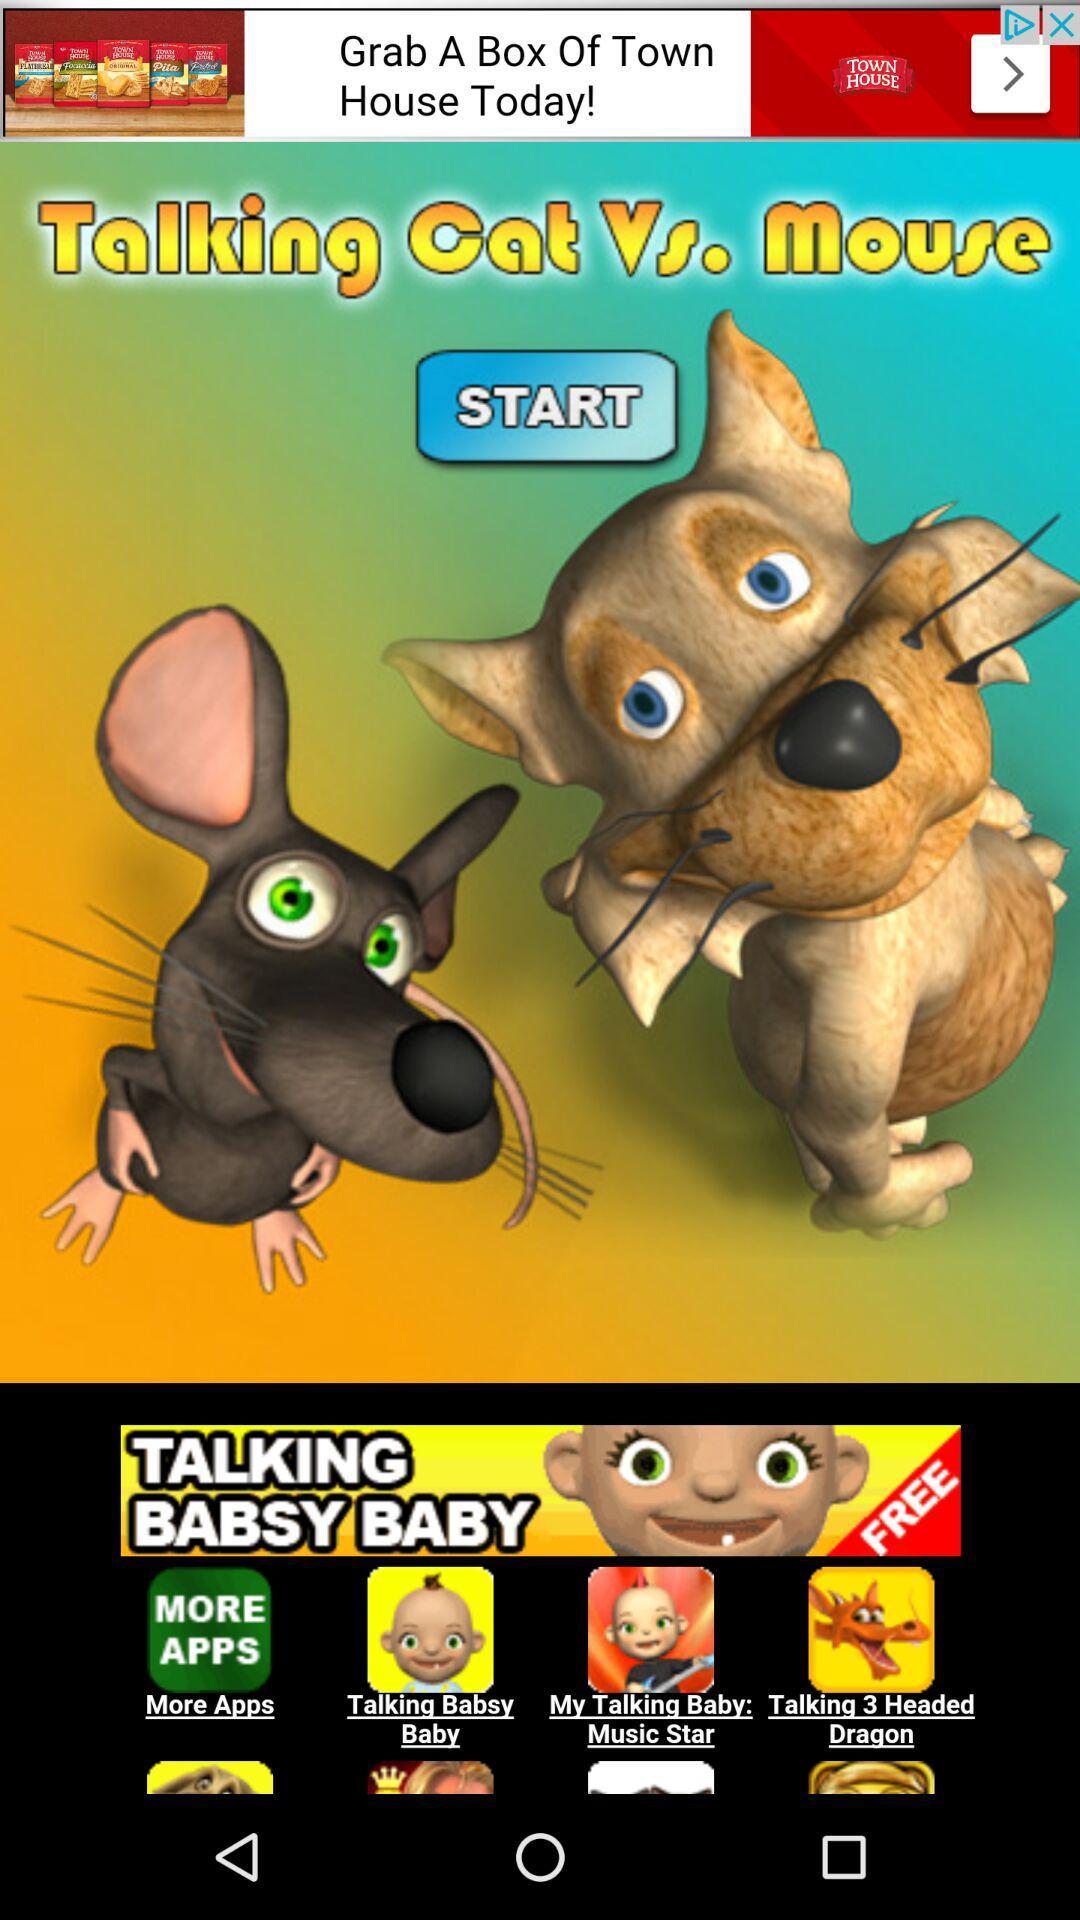  What do you see at coordinates (230, 231) in the screenshot?
I see `the gift icon` at bounding box center [230, 231].